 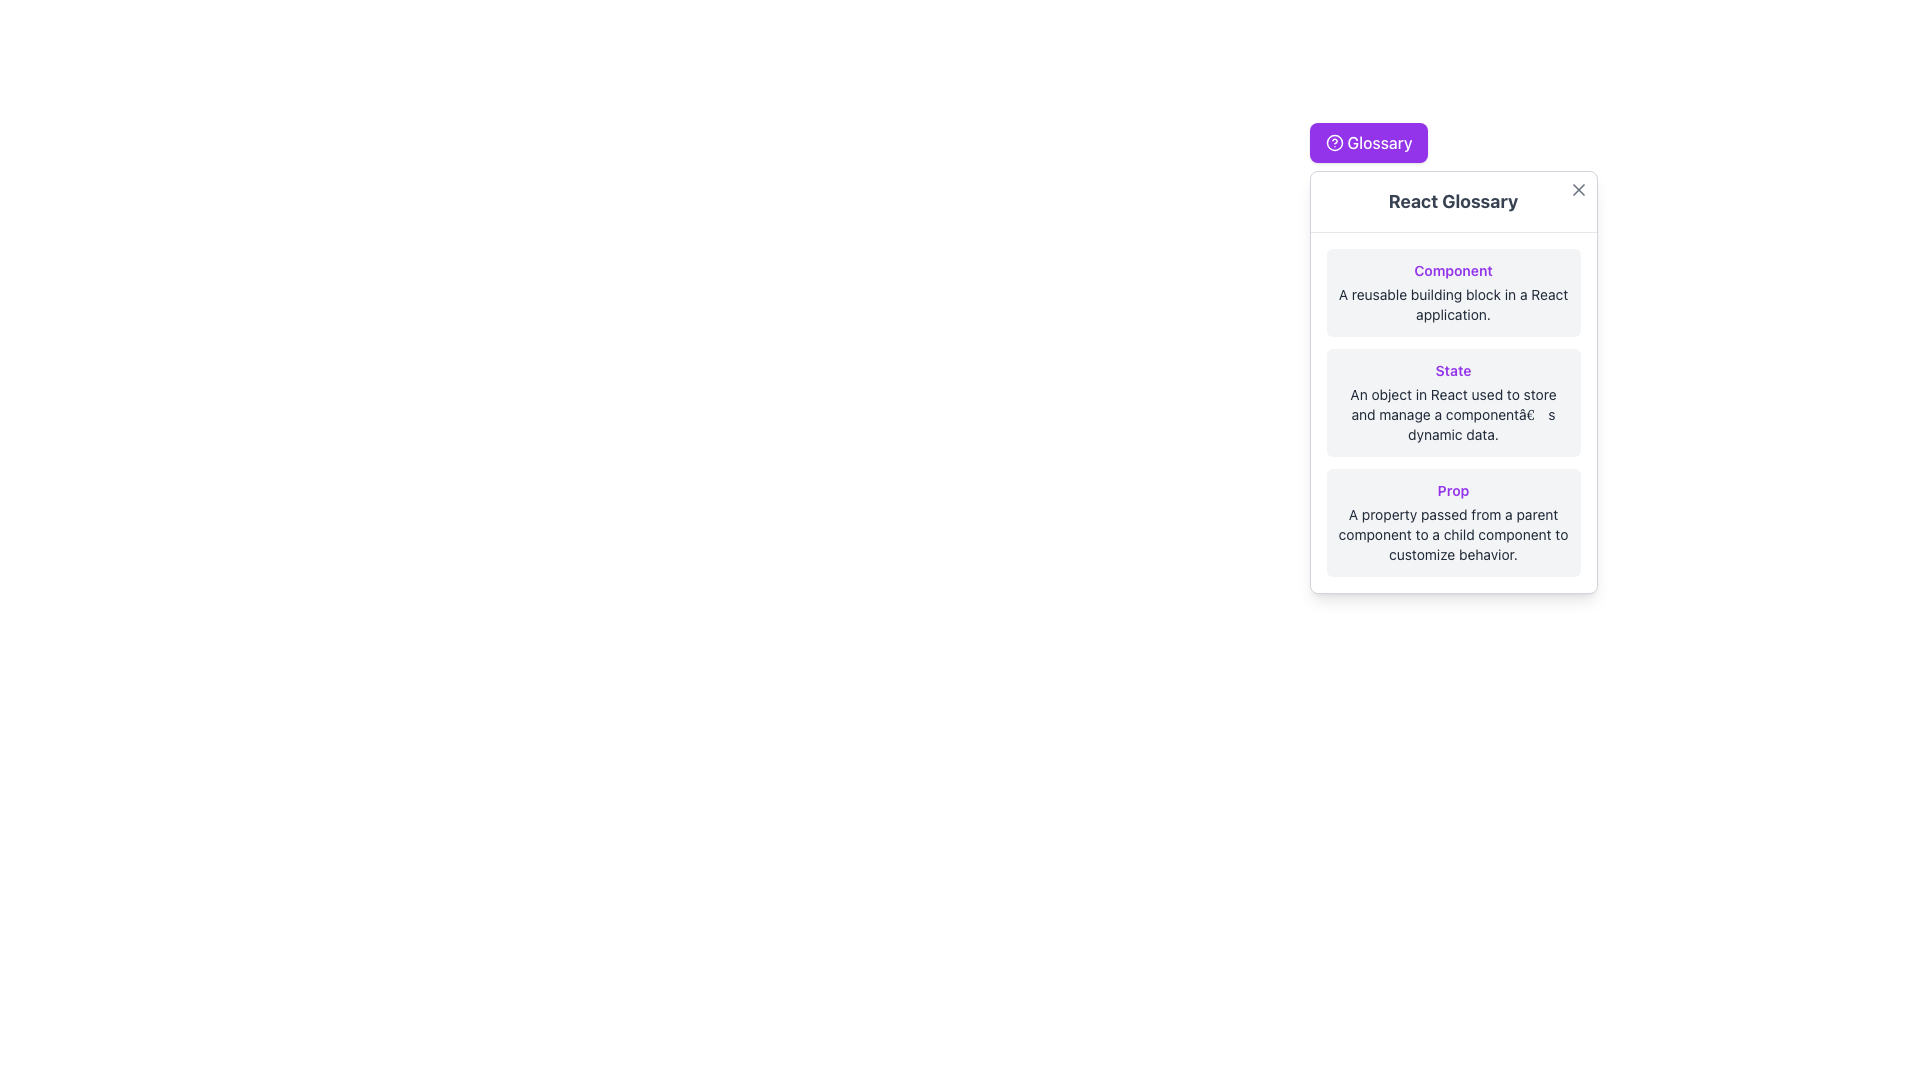 What do you see at coordinates (1453, 304) in the screenshot?
I see `the descriptive text element located beneath the title 'Component' in the glossary, which provides context for the concept of 'Component.'` at bounding box center [1453, 304].